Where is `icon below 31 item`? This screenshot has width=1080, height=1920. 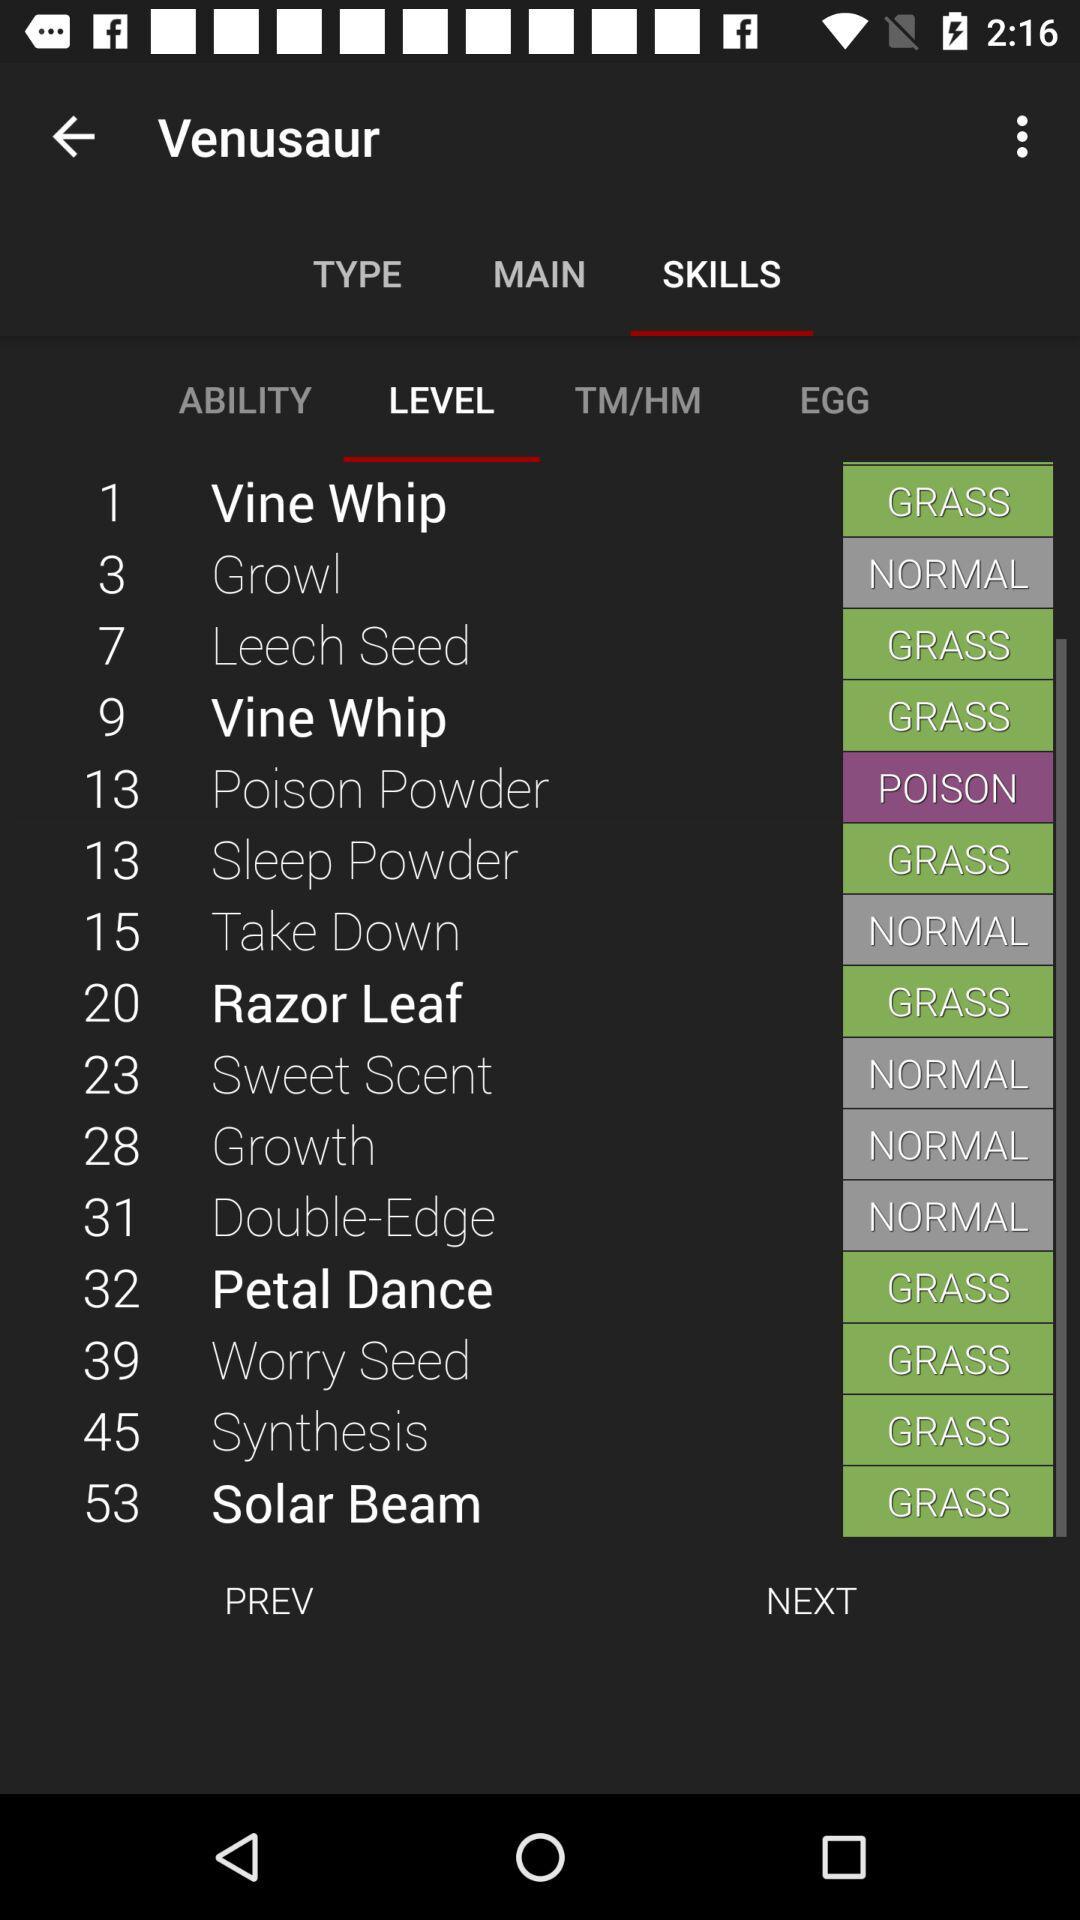 icon below 31 item is located at coordinates (525, 1286).